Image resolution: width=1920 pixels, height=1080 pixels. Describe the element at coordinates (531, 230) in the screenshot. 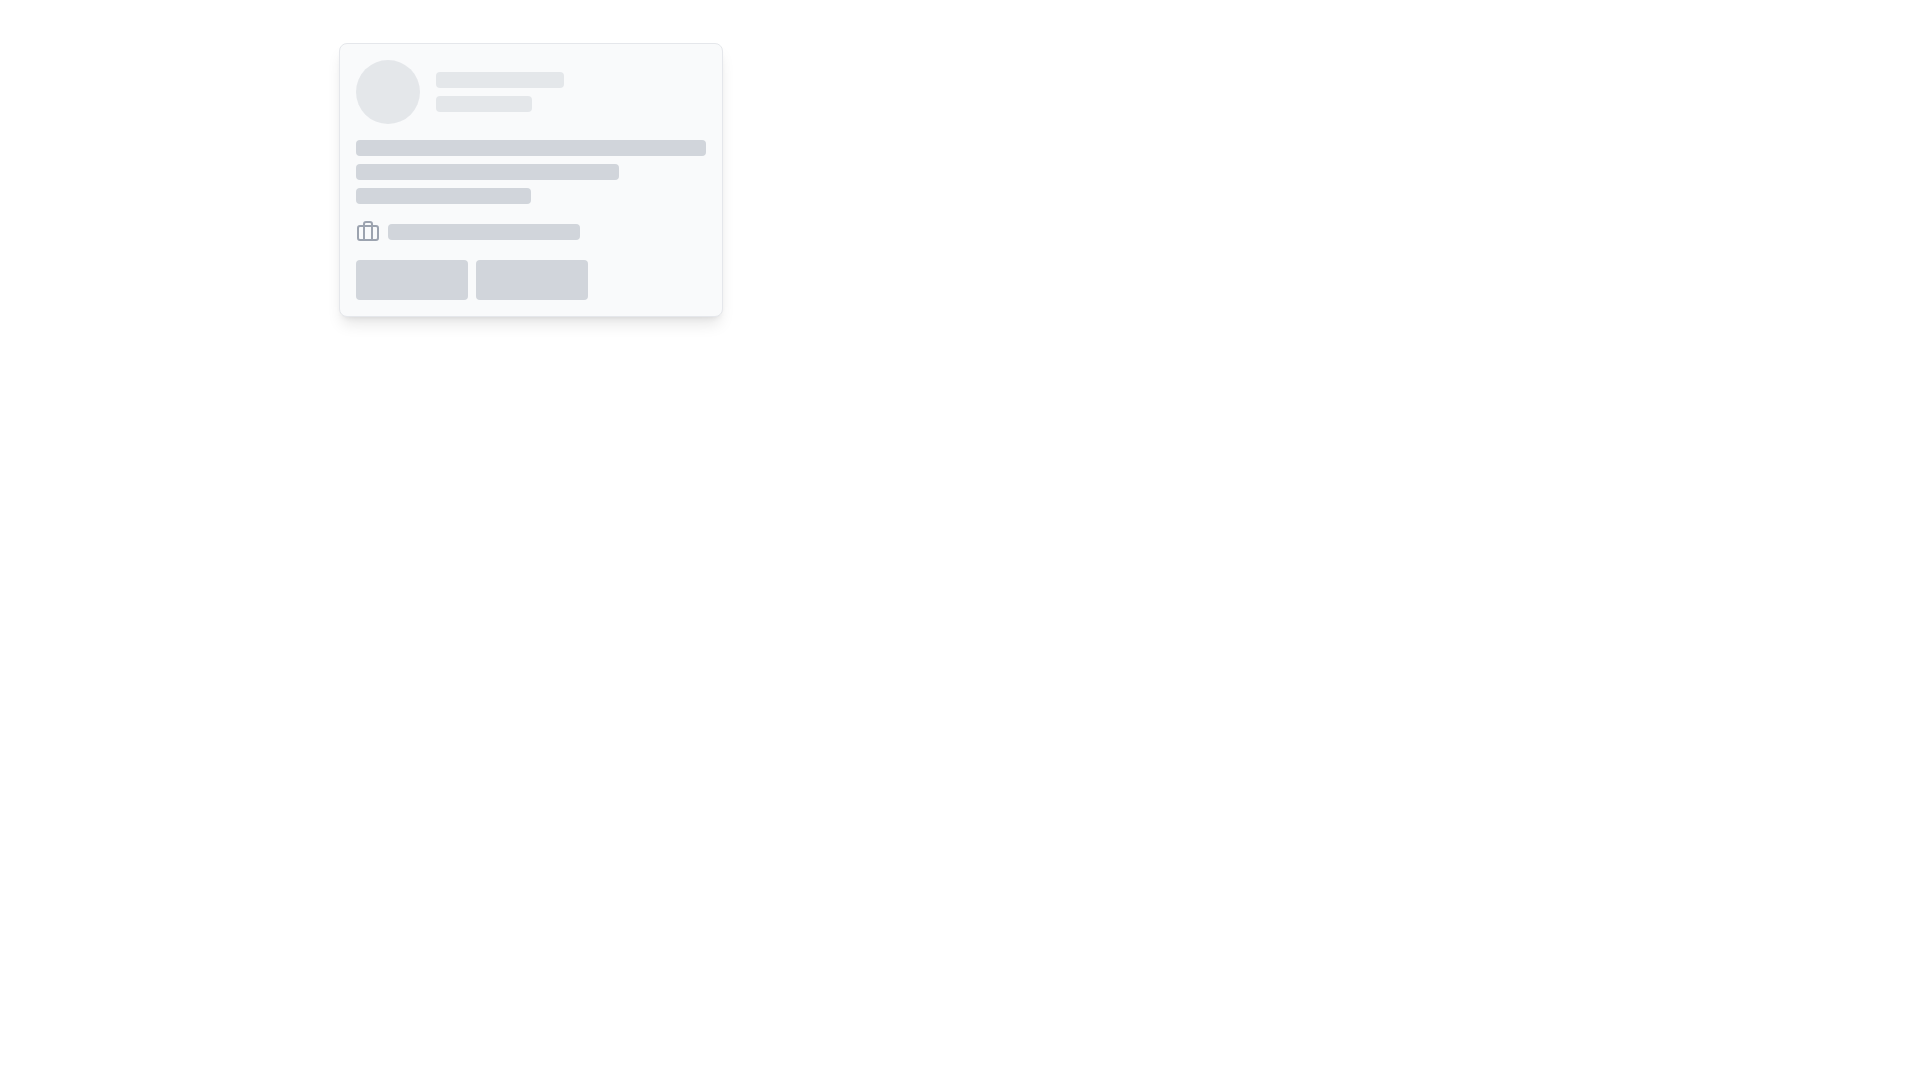

I see `the horizontal layout element containing an icon and a text placeholder, which is positioned beneath text placeholders and above button-like placeholders` at that location.